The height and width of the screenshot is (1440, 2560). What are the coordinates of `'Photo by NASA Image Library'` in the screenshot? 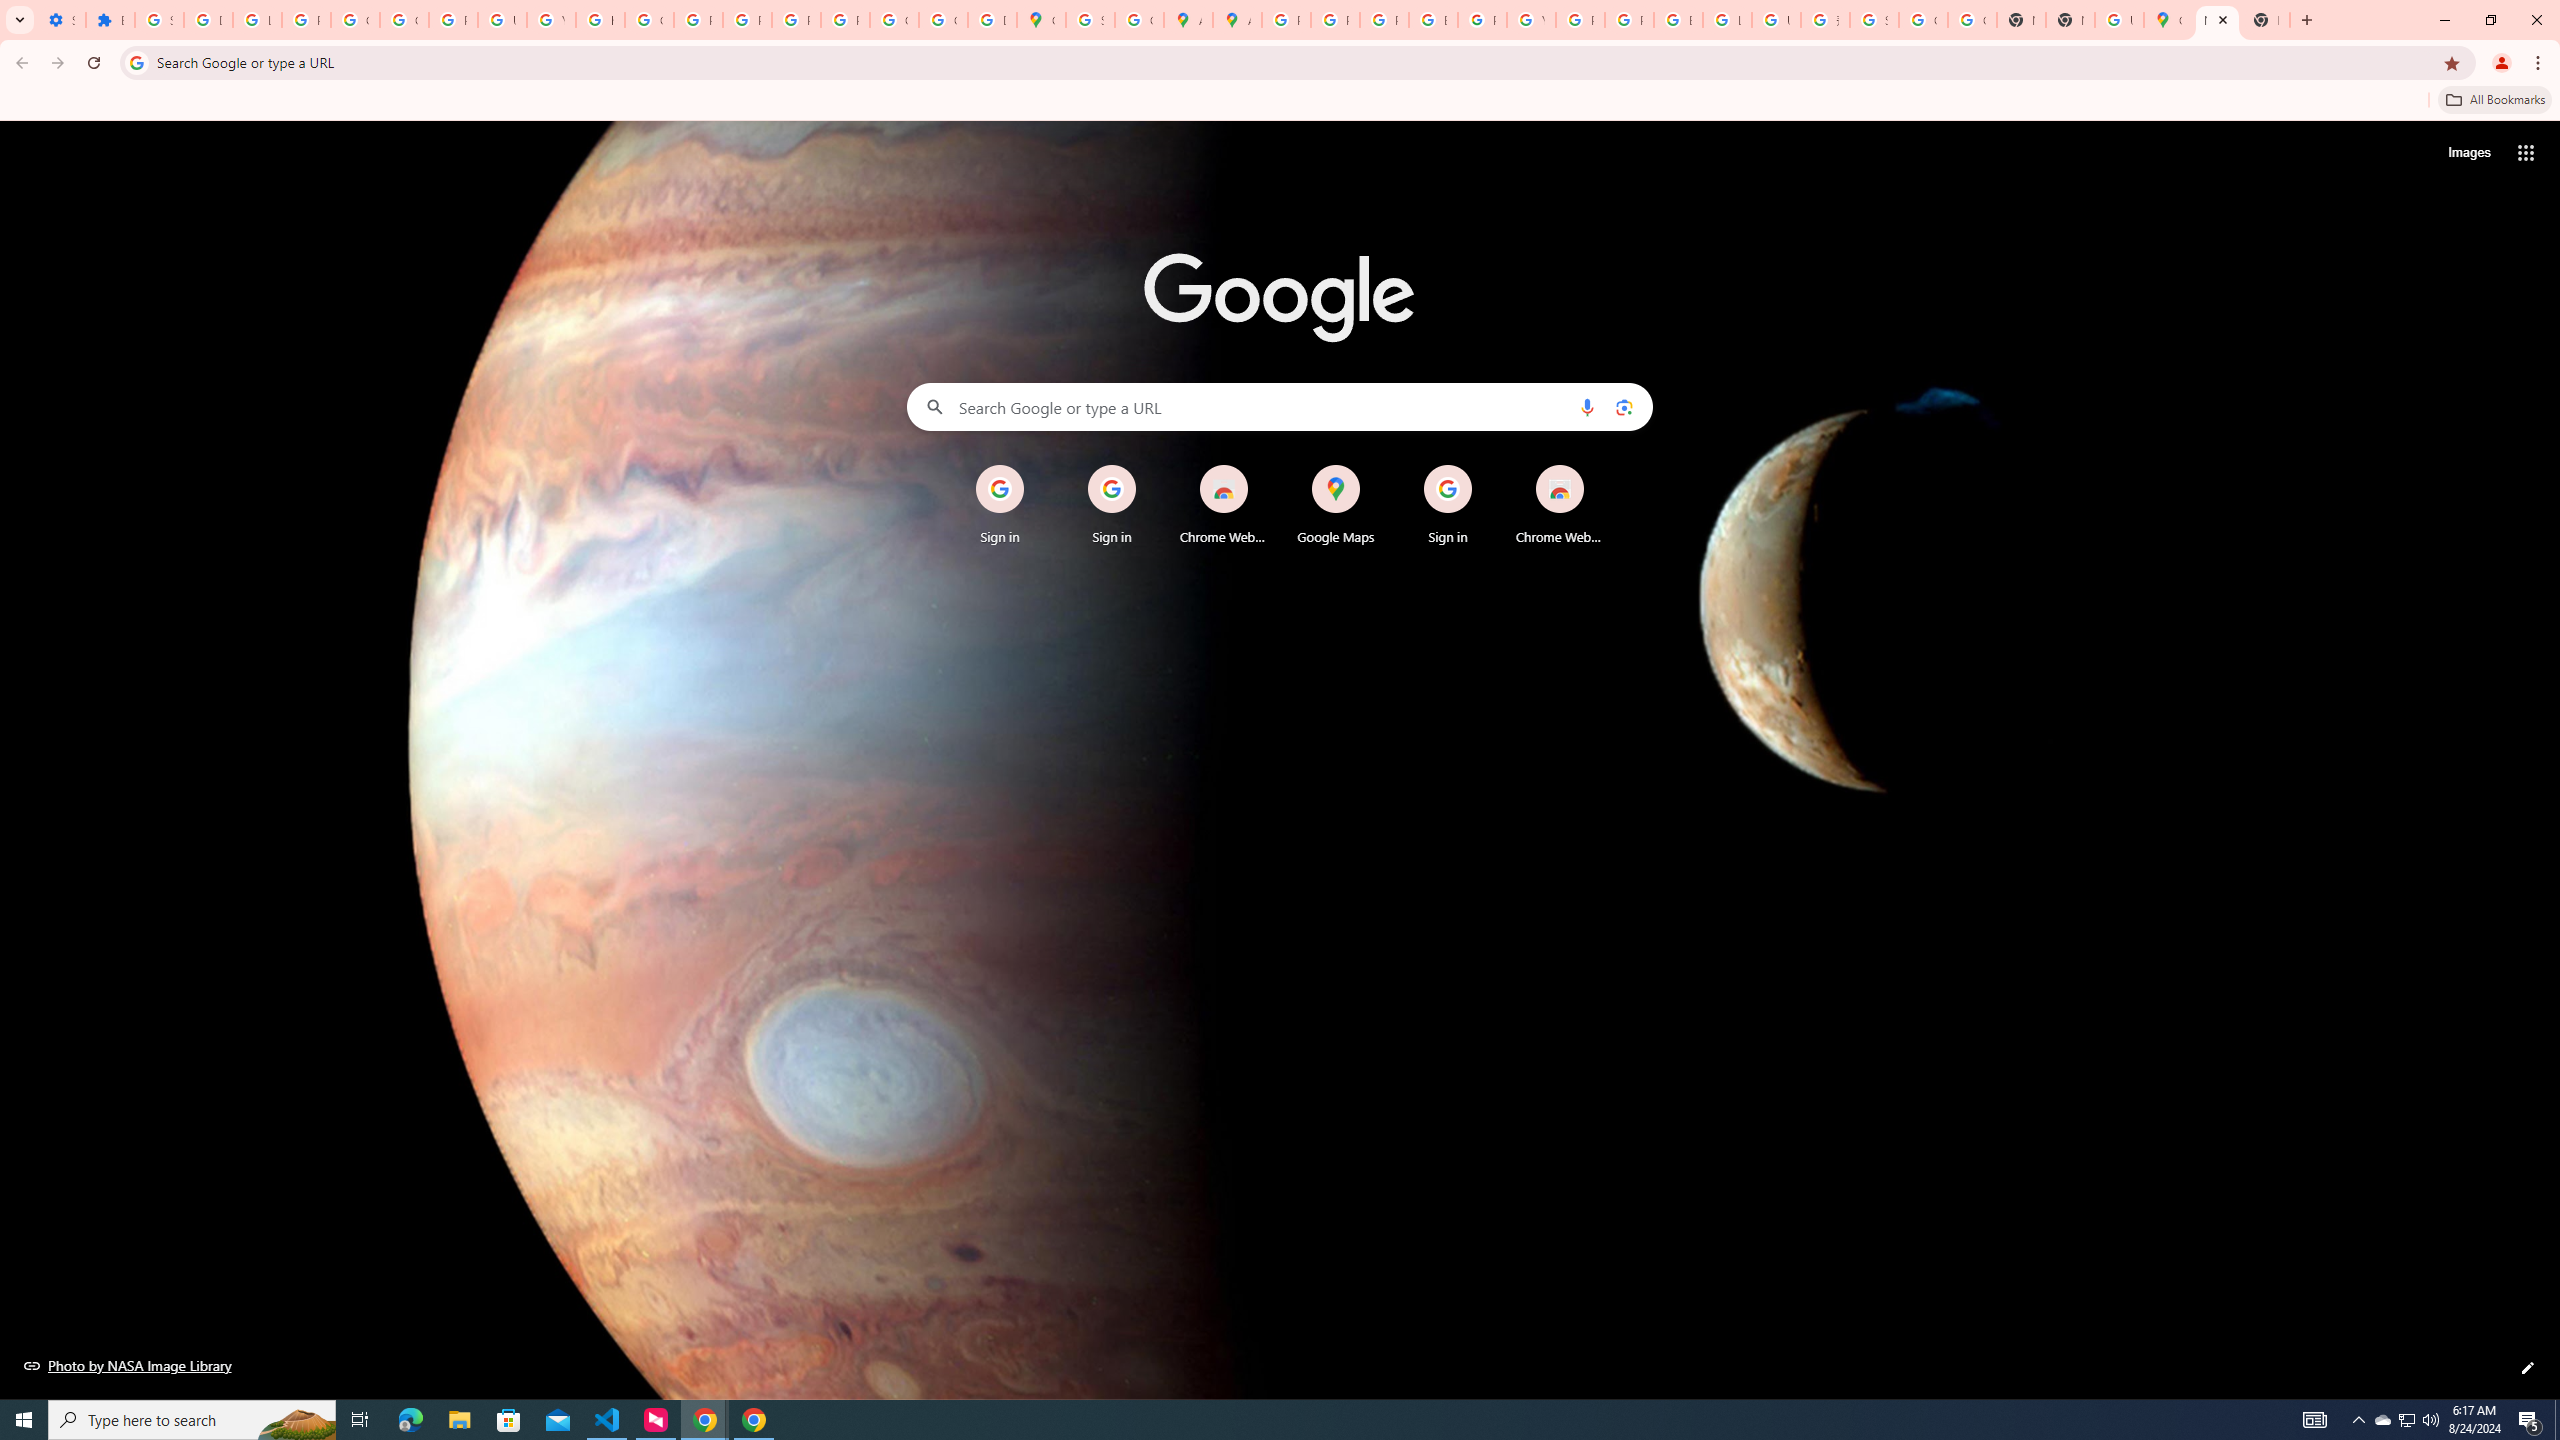 It's located at (127, 1364).